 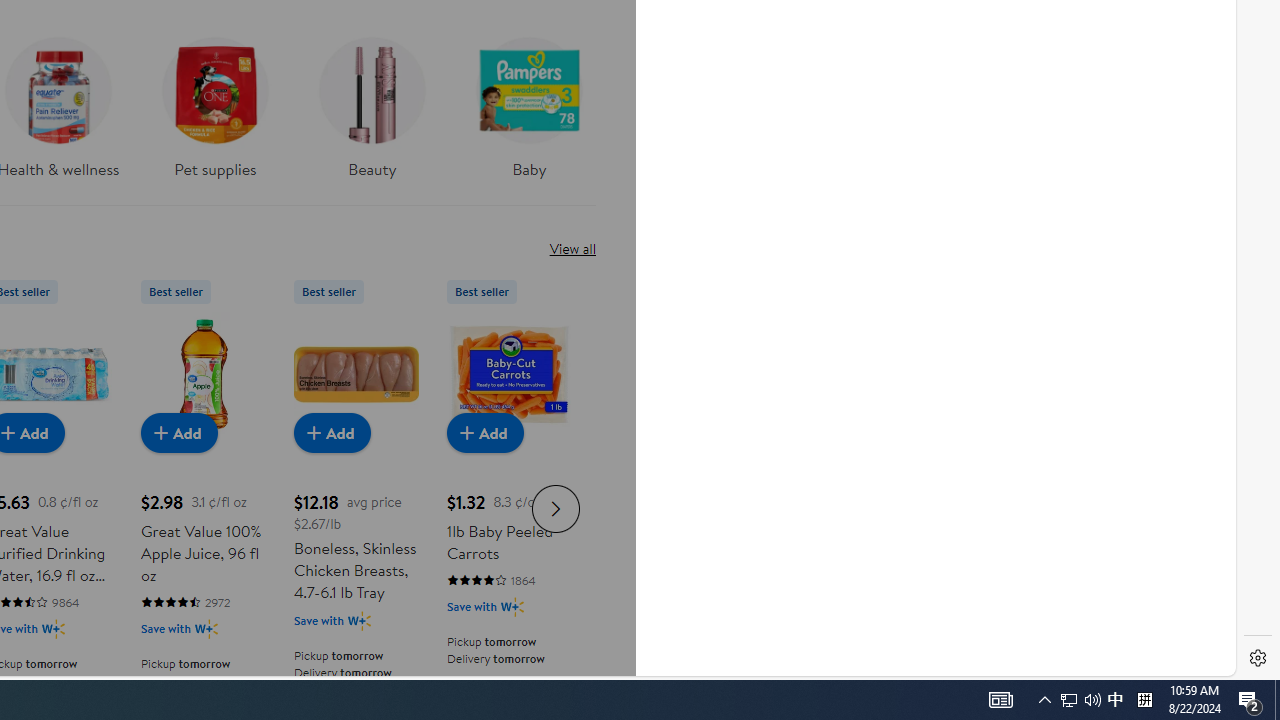 What do you see at coordinates (215, 114) in the screenshot?
I see `'Pet supplies'` at bounding box center [215, 114].